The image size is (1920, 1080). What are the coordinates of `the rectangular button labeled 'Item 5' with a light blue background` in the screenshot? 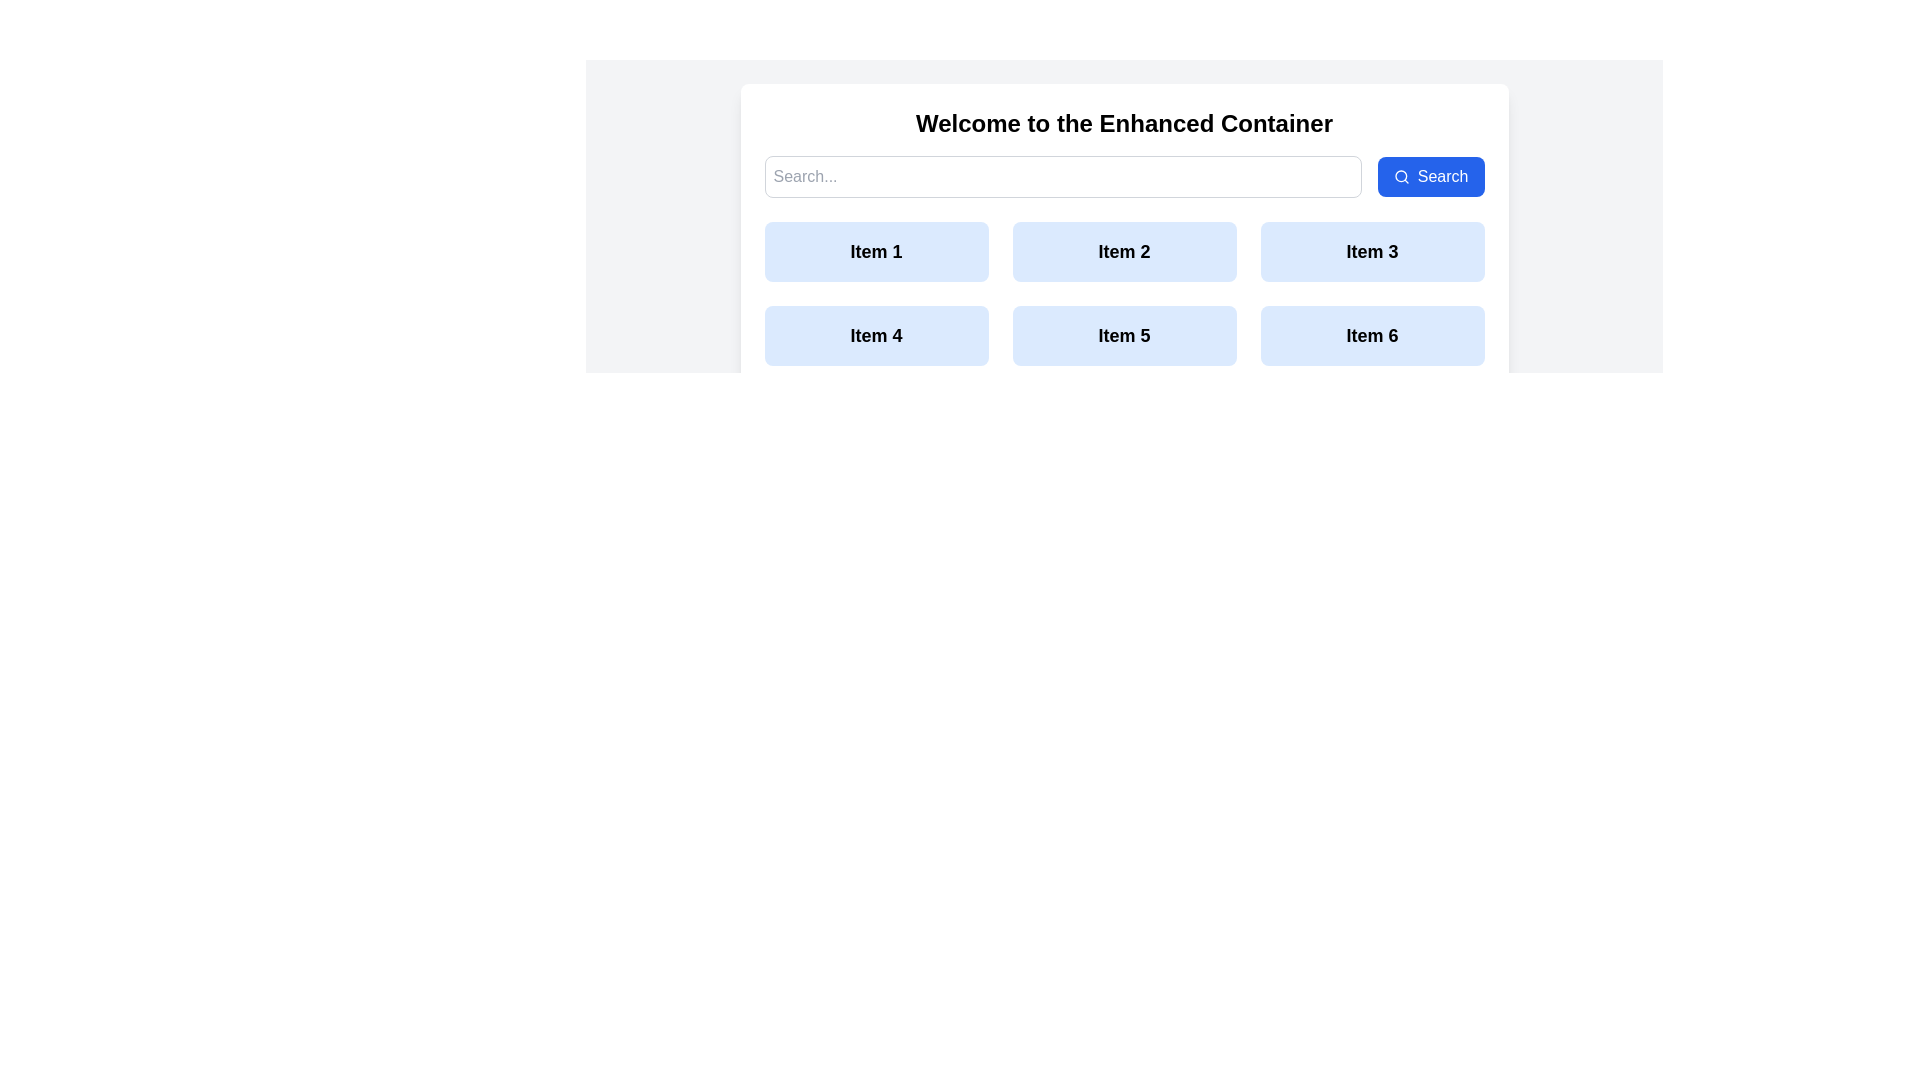 It's located at (1124, 334).